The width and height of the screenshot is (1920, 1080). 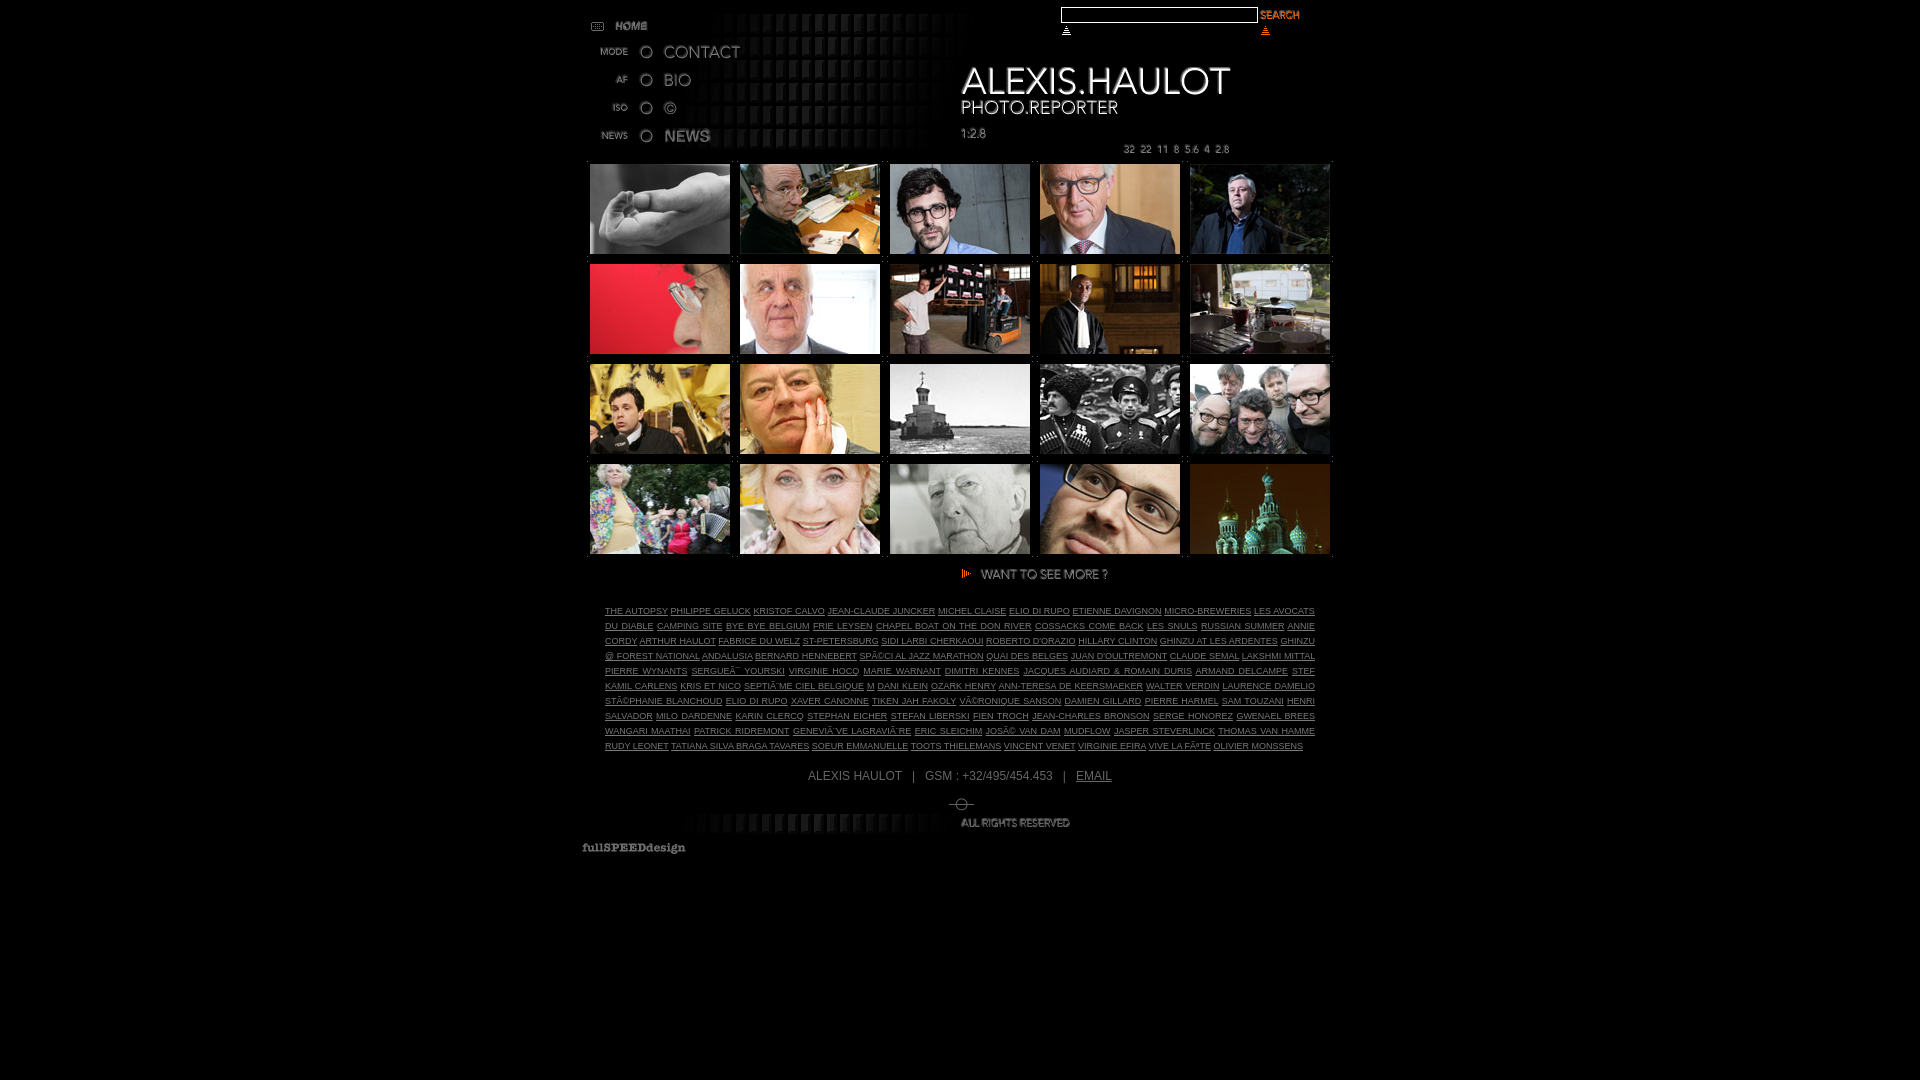 What do you see at coordinates (843, 624) in the screenshot?
I see `'FRIE LEYSEN'` at bounding box center [843, 624].